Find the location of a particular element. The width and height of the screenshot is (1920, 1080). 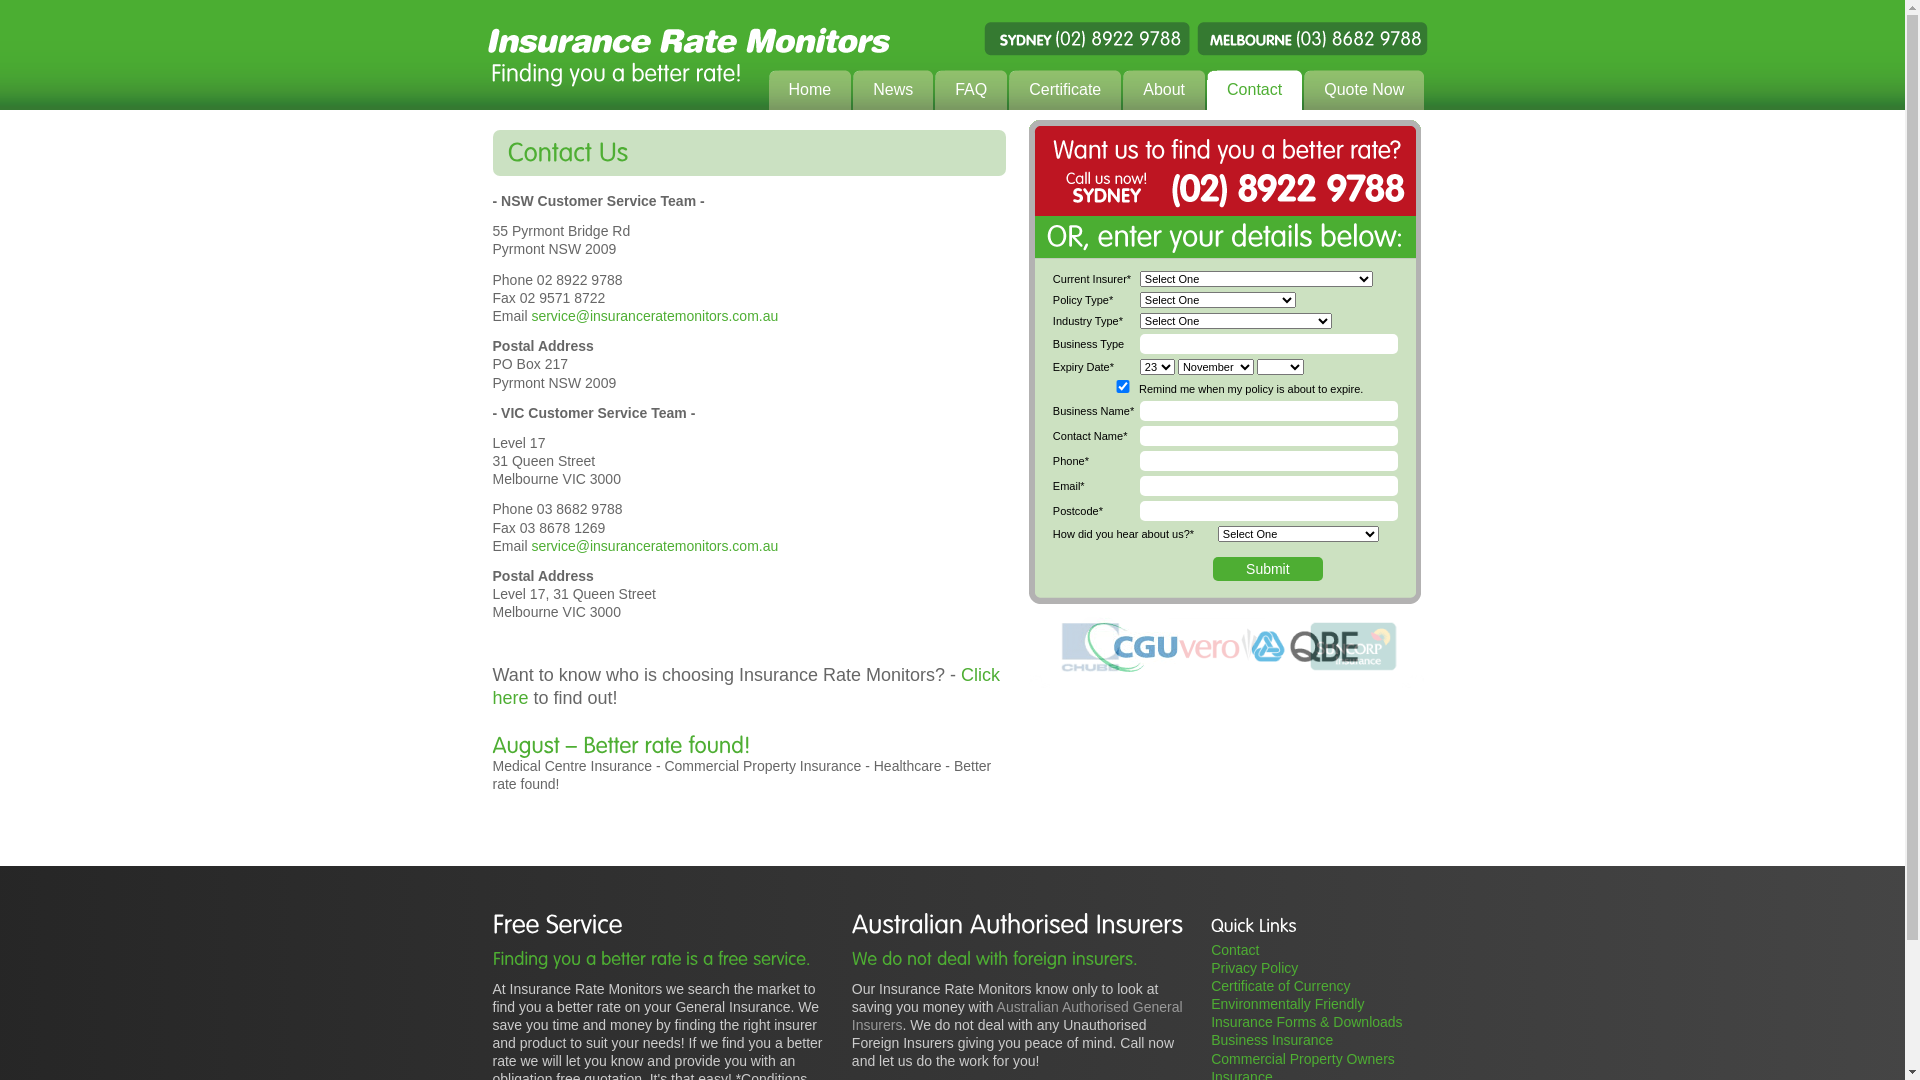

'News' is located at coordinates (891, 91).